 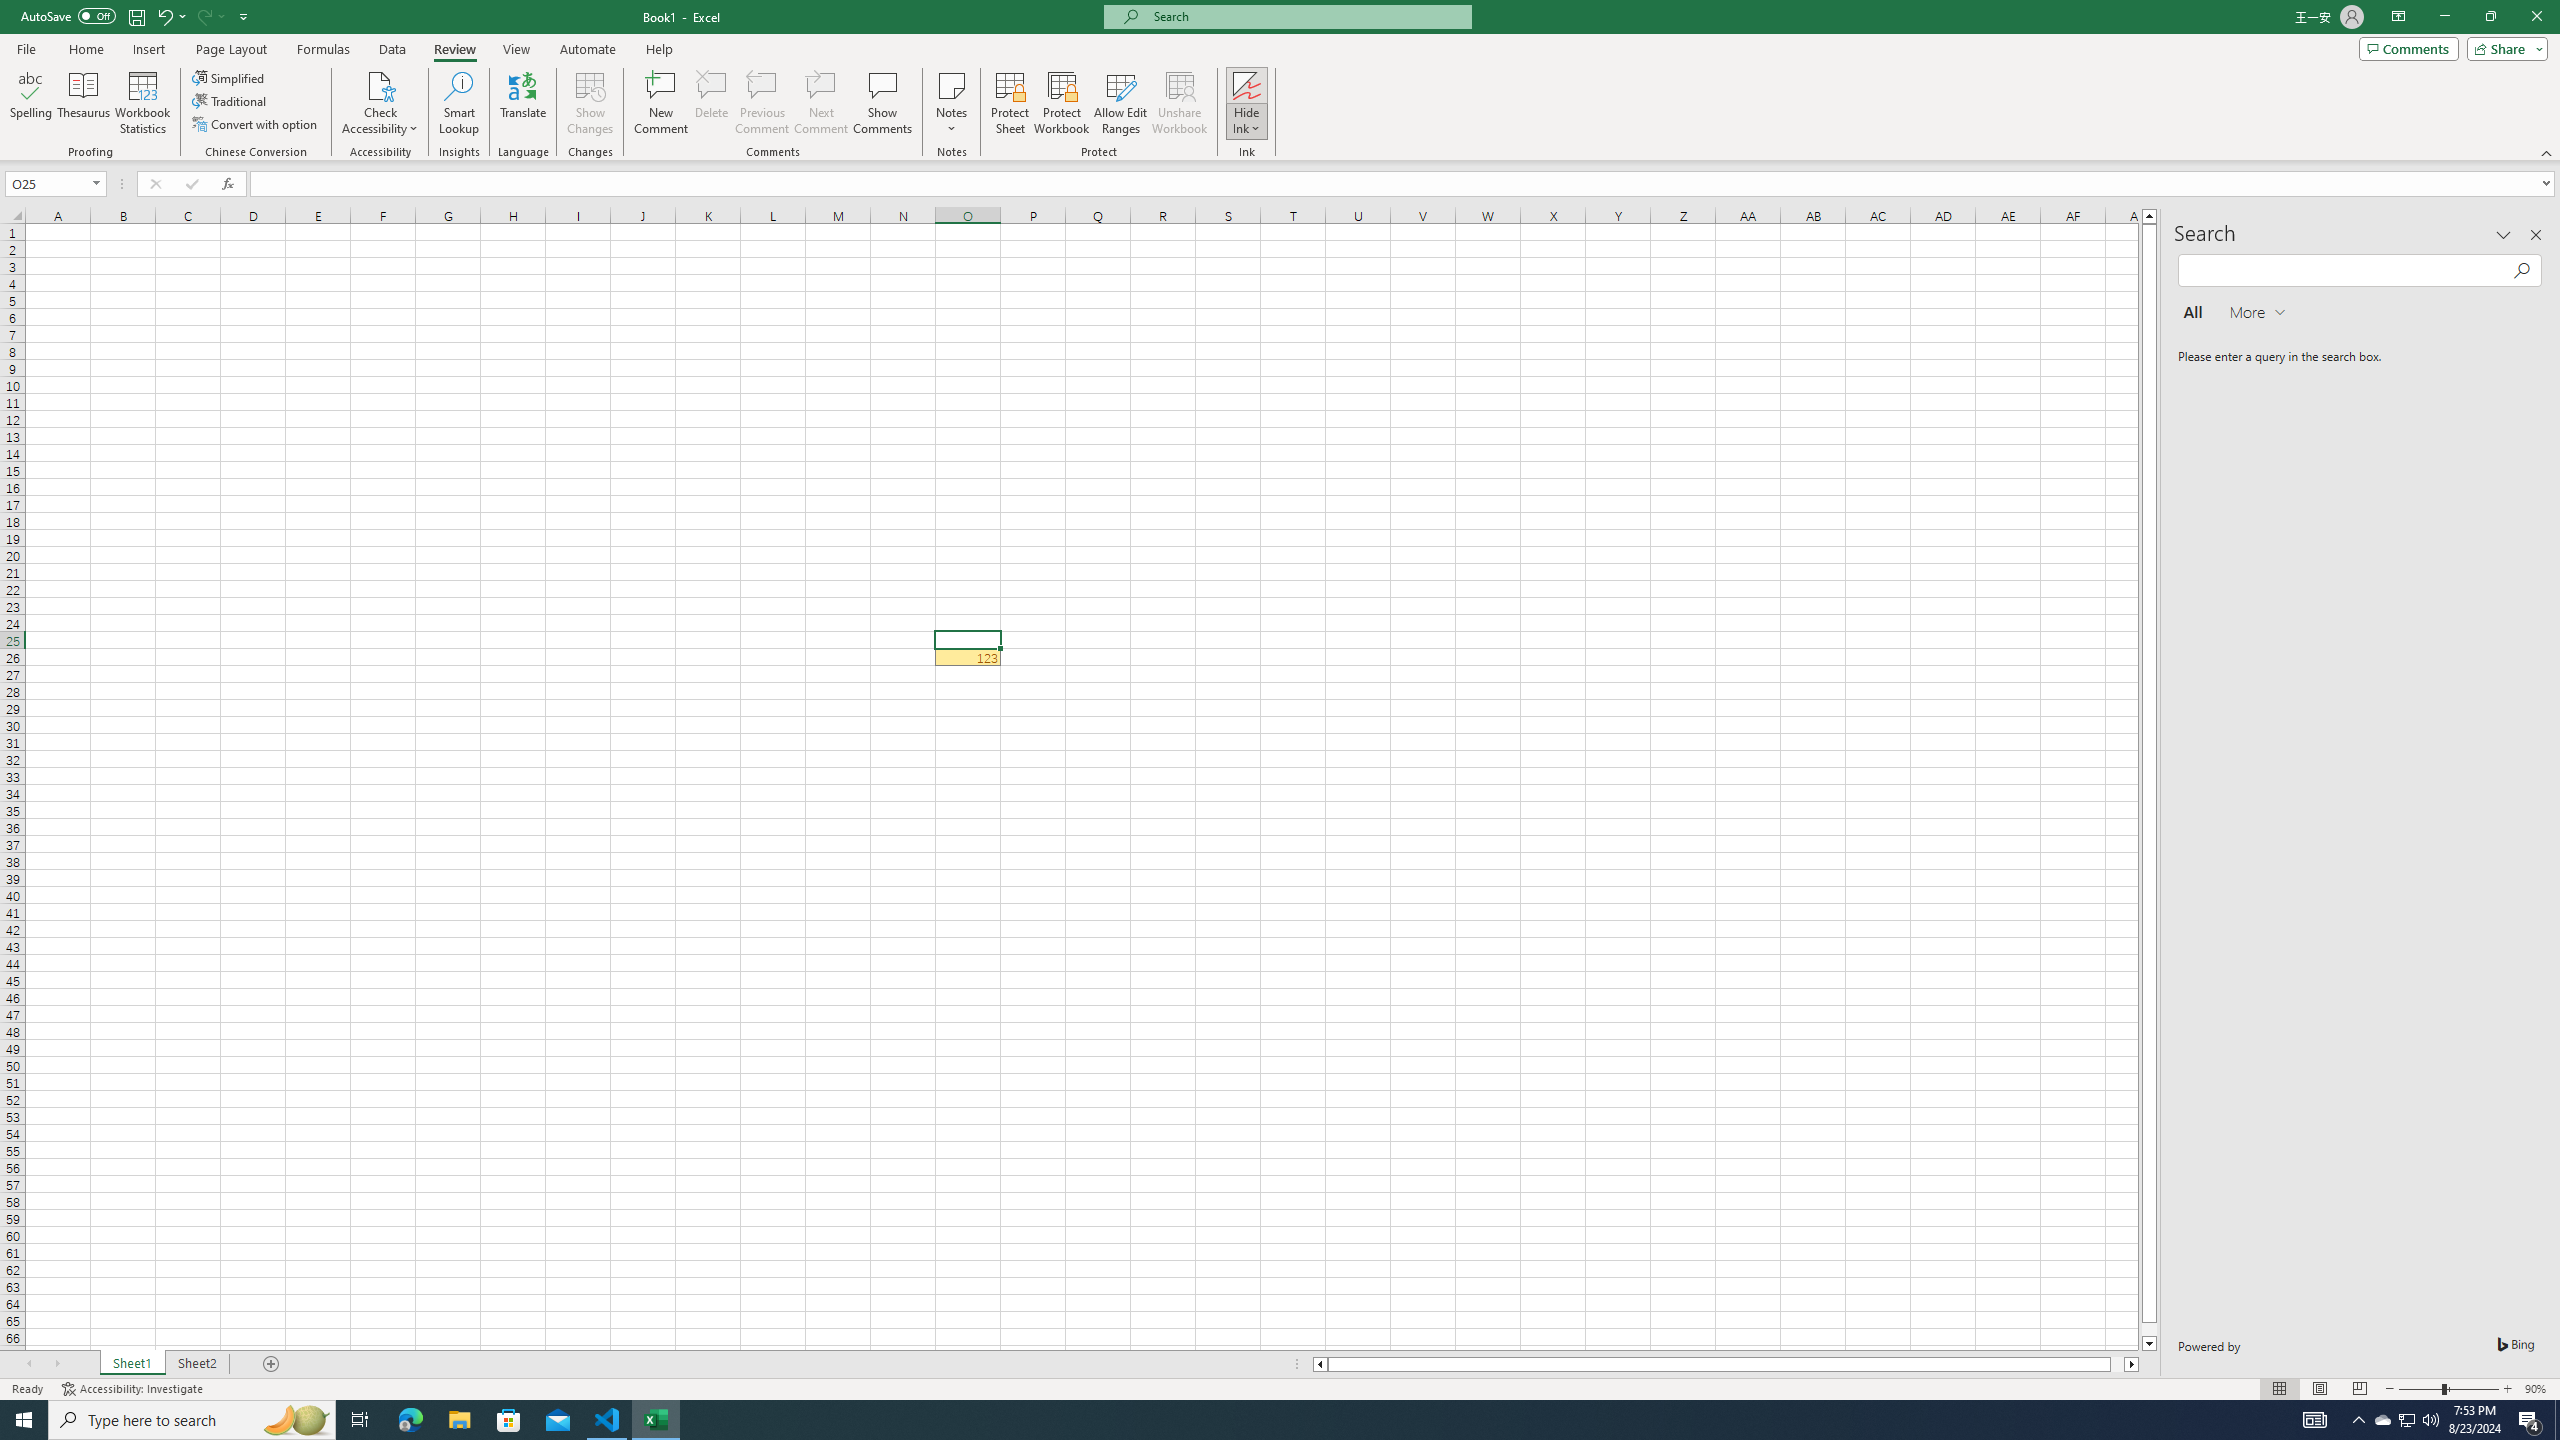 I want to click on 'Normal', so click(x=2278, y=1389).